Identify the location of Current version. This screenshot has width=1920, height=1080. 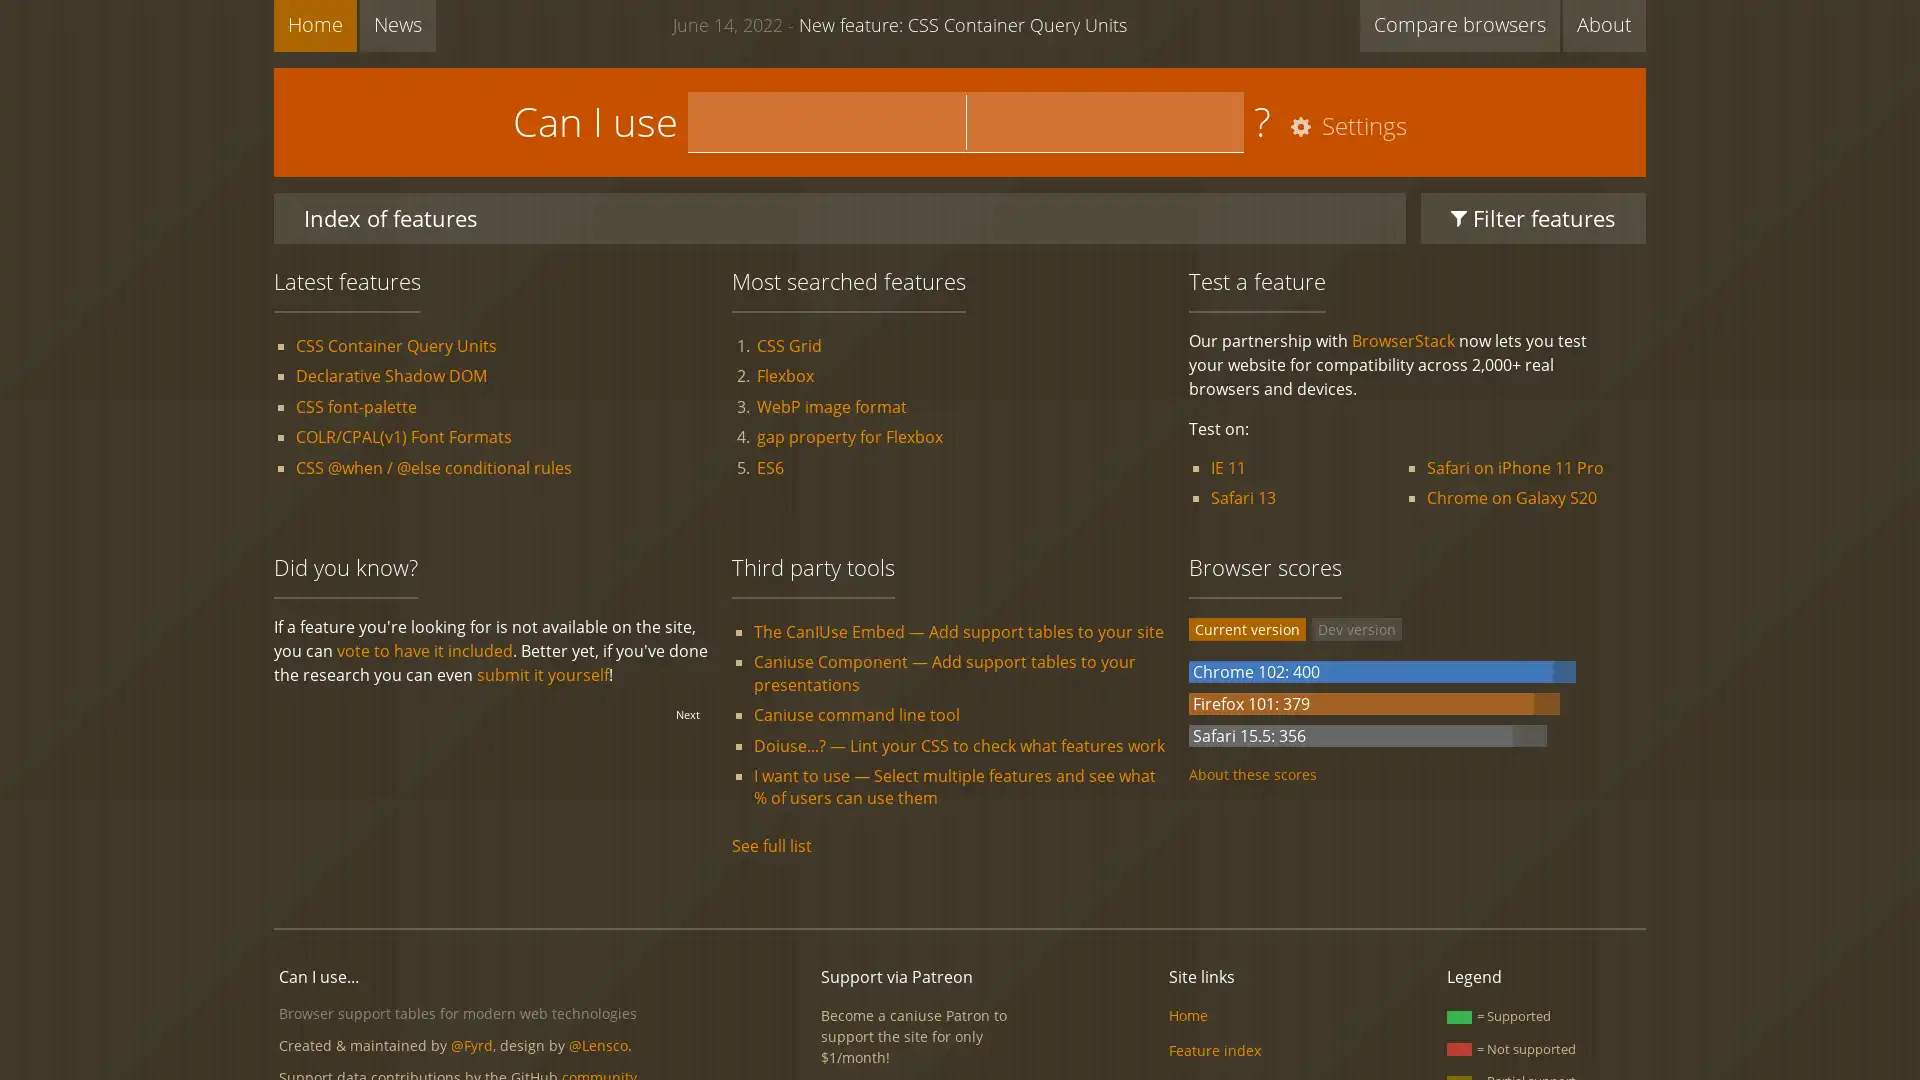
(1245, 627).